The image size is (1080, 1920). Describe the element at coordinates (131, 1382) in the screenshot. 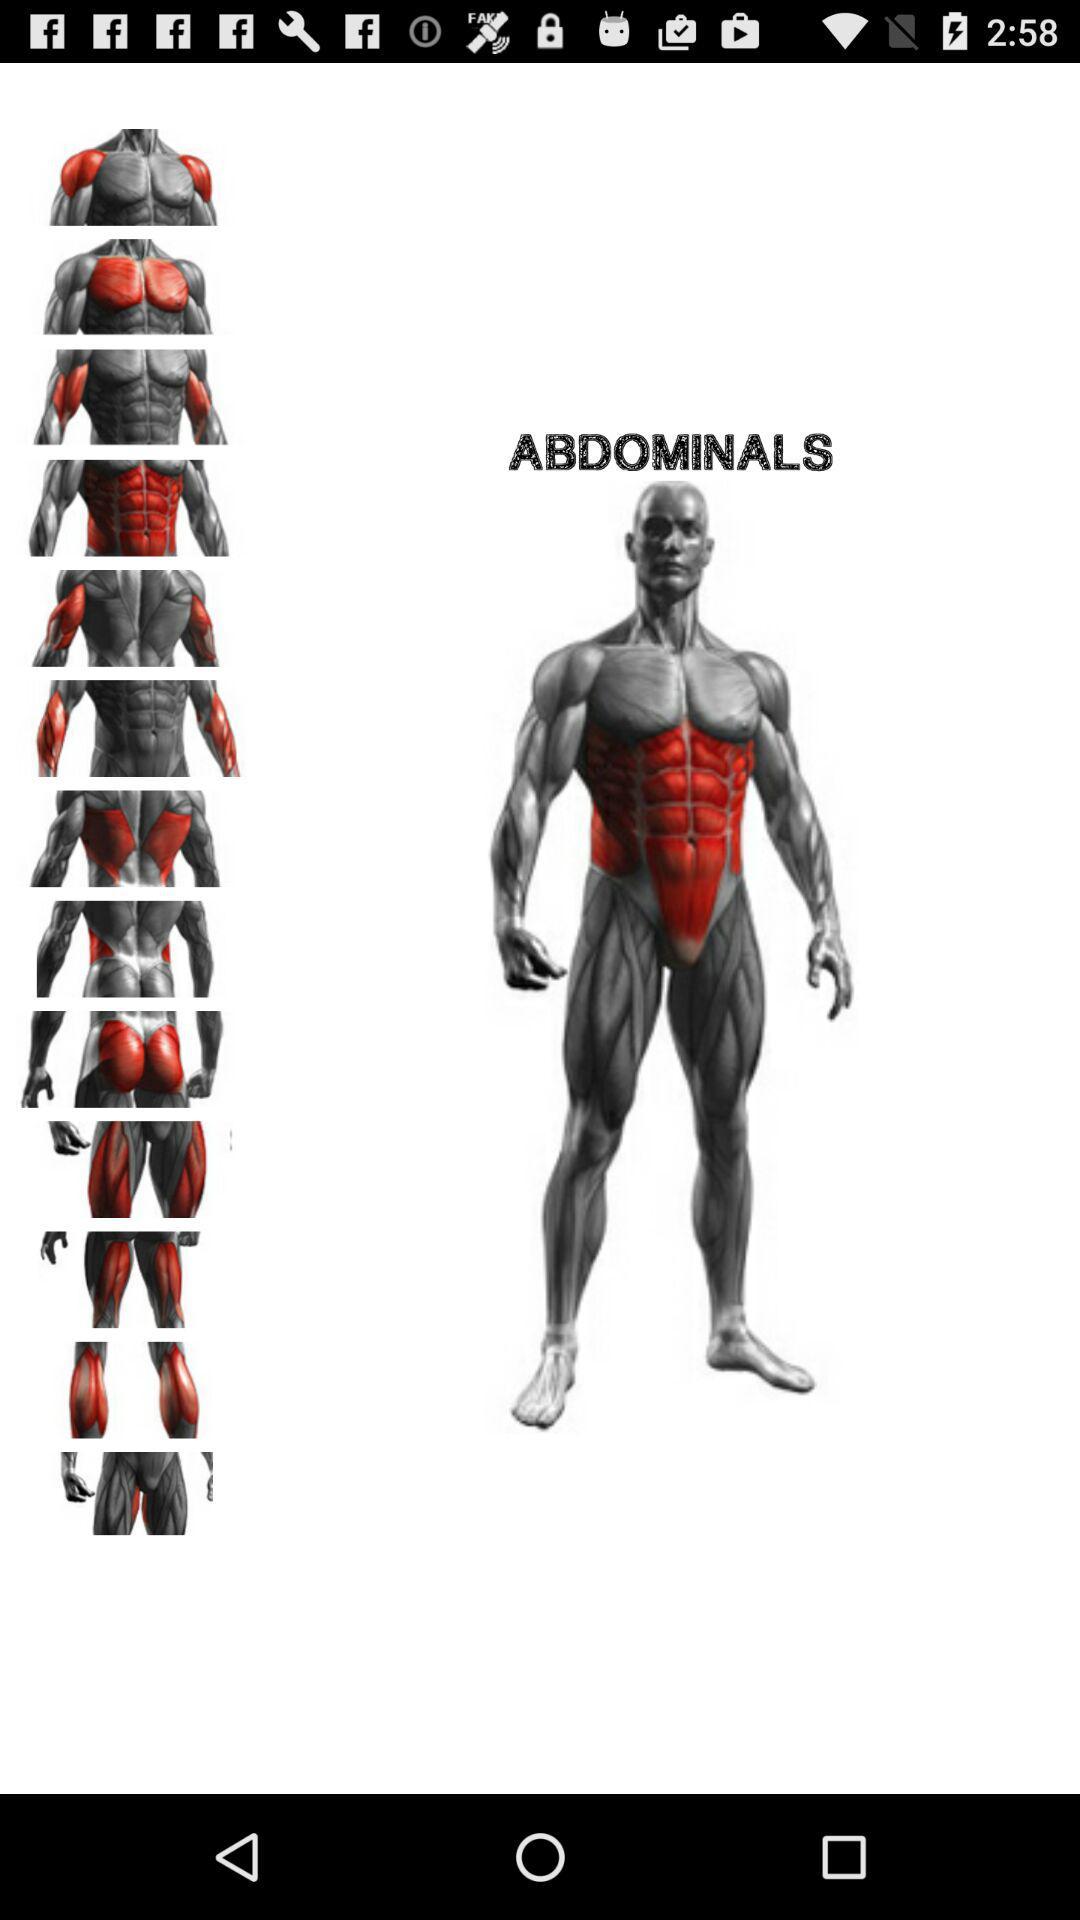

I see `switch body part` at that location.